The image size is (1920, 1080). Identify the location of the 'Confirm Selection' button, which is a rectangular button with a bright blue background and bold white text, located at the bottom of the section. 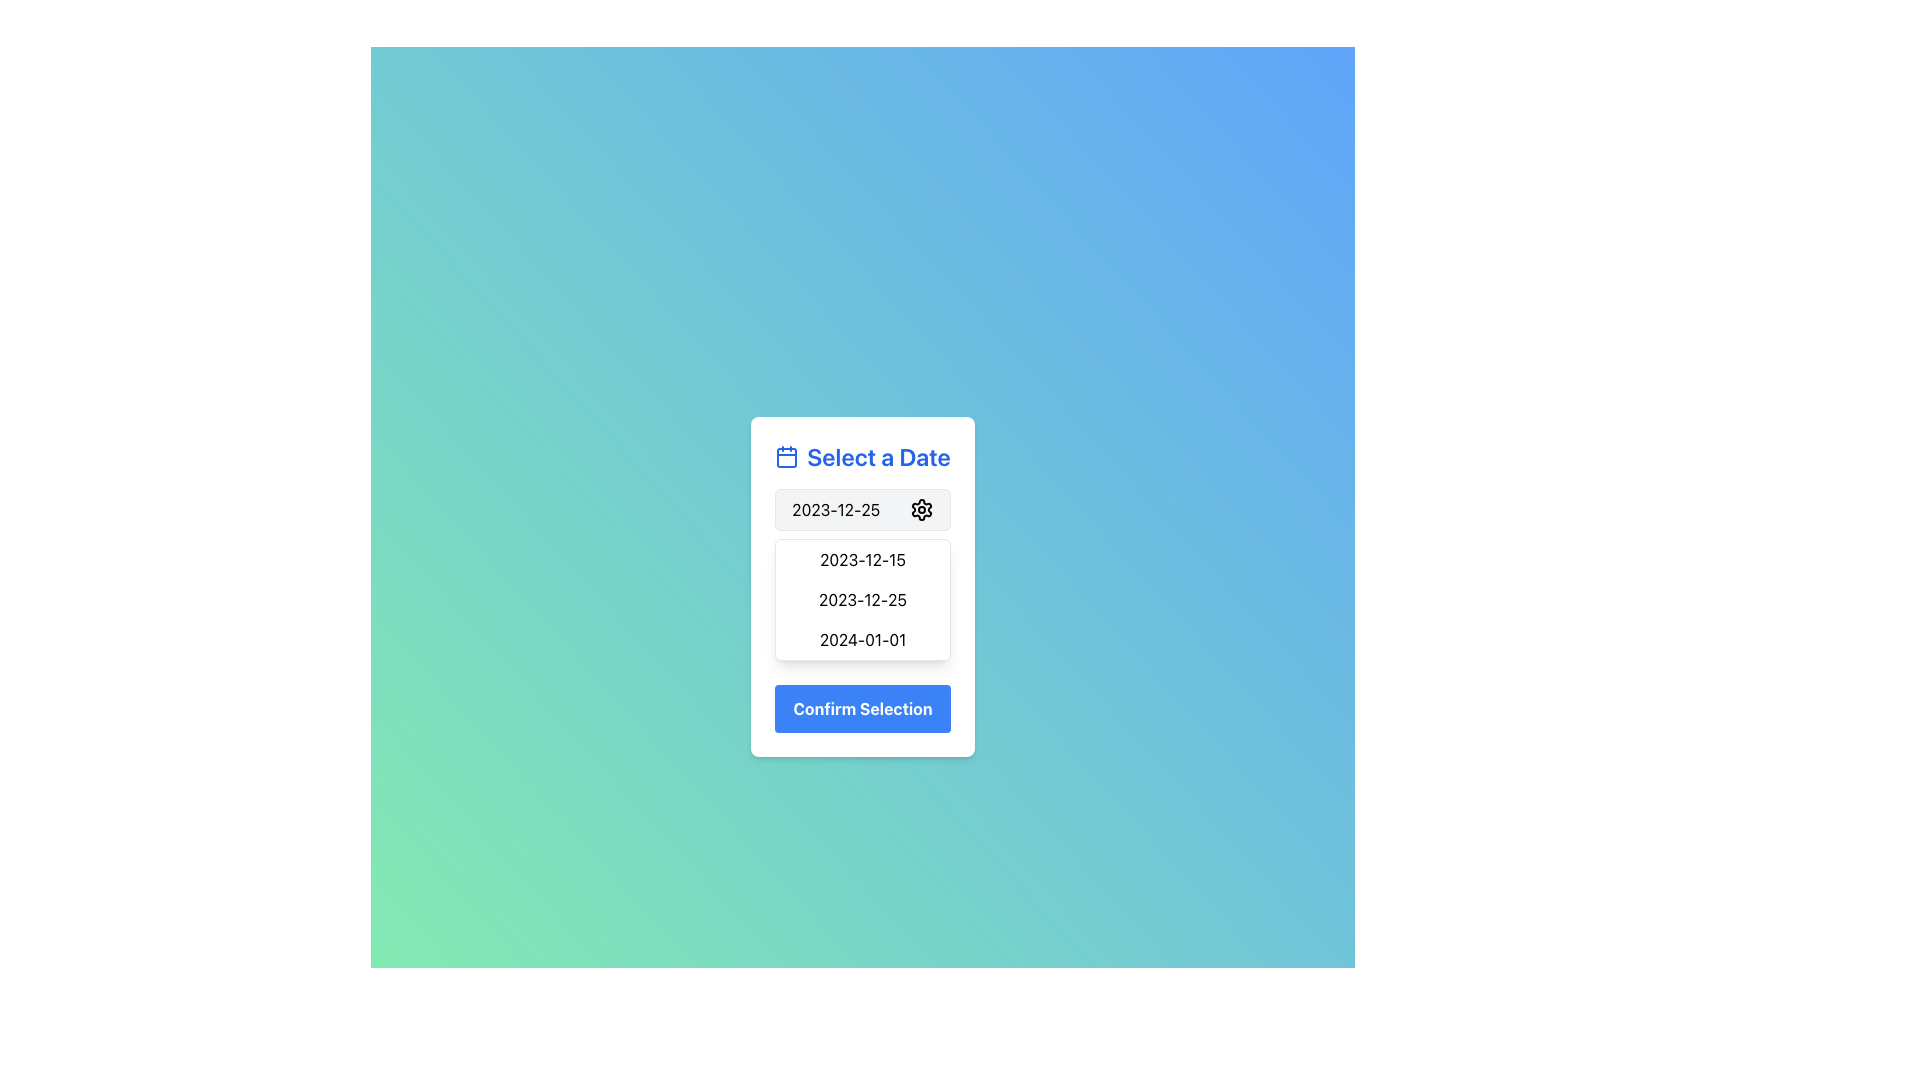
(863, 708).